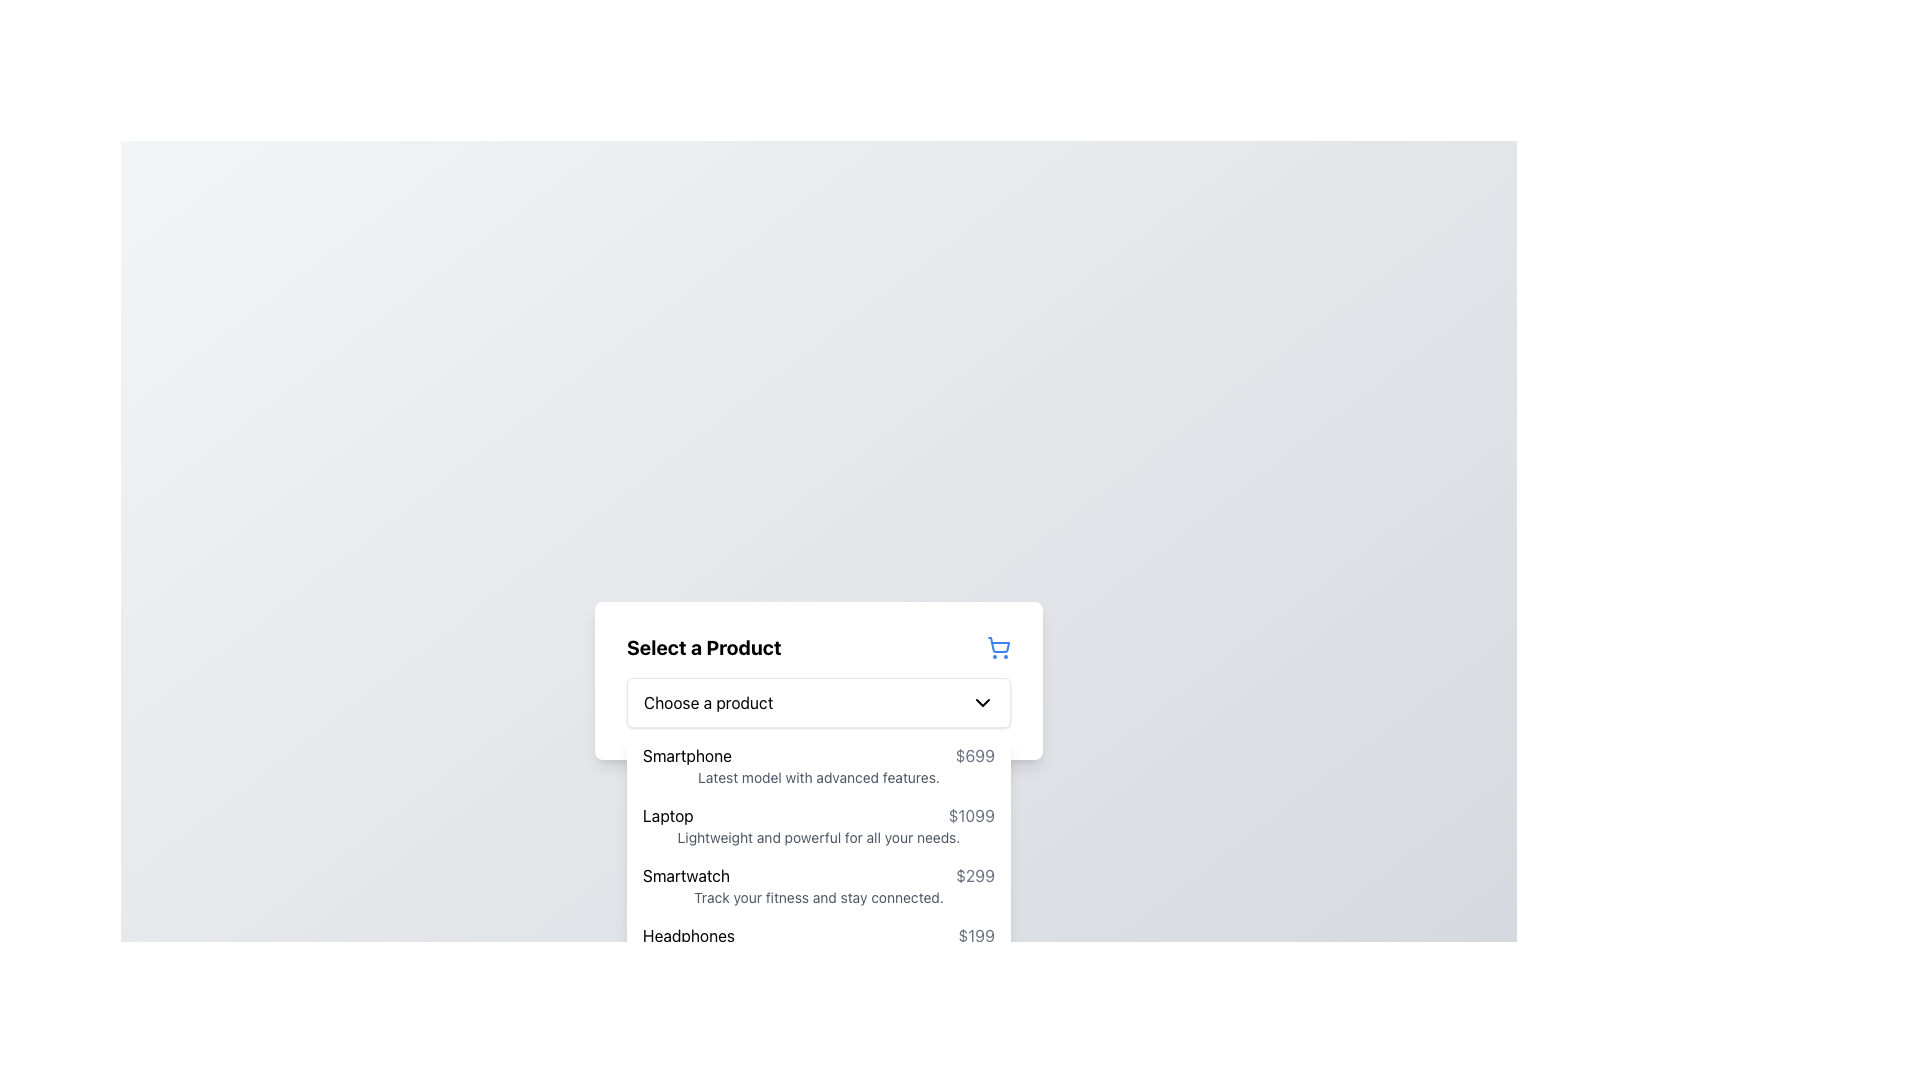 This screenshot has height=1080, width=1920. What do you see at coordinates (819, 765) in the screenshot?
I see `the first list item displaying a smartphone product's name and price` at bounding box center [819, 765].